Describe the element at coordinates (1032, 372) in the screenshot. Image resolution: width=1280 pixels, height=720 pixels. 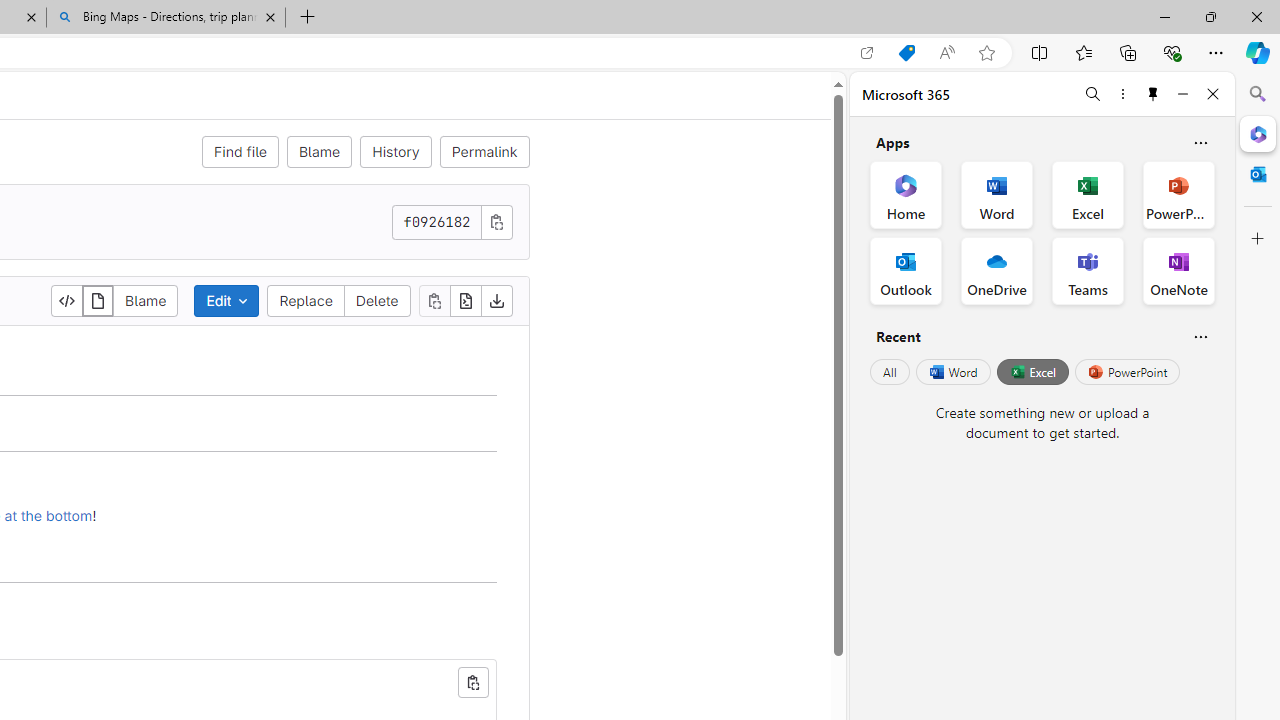
I see `'Excel'` at that location.